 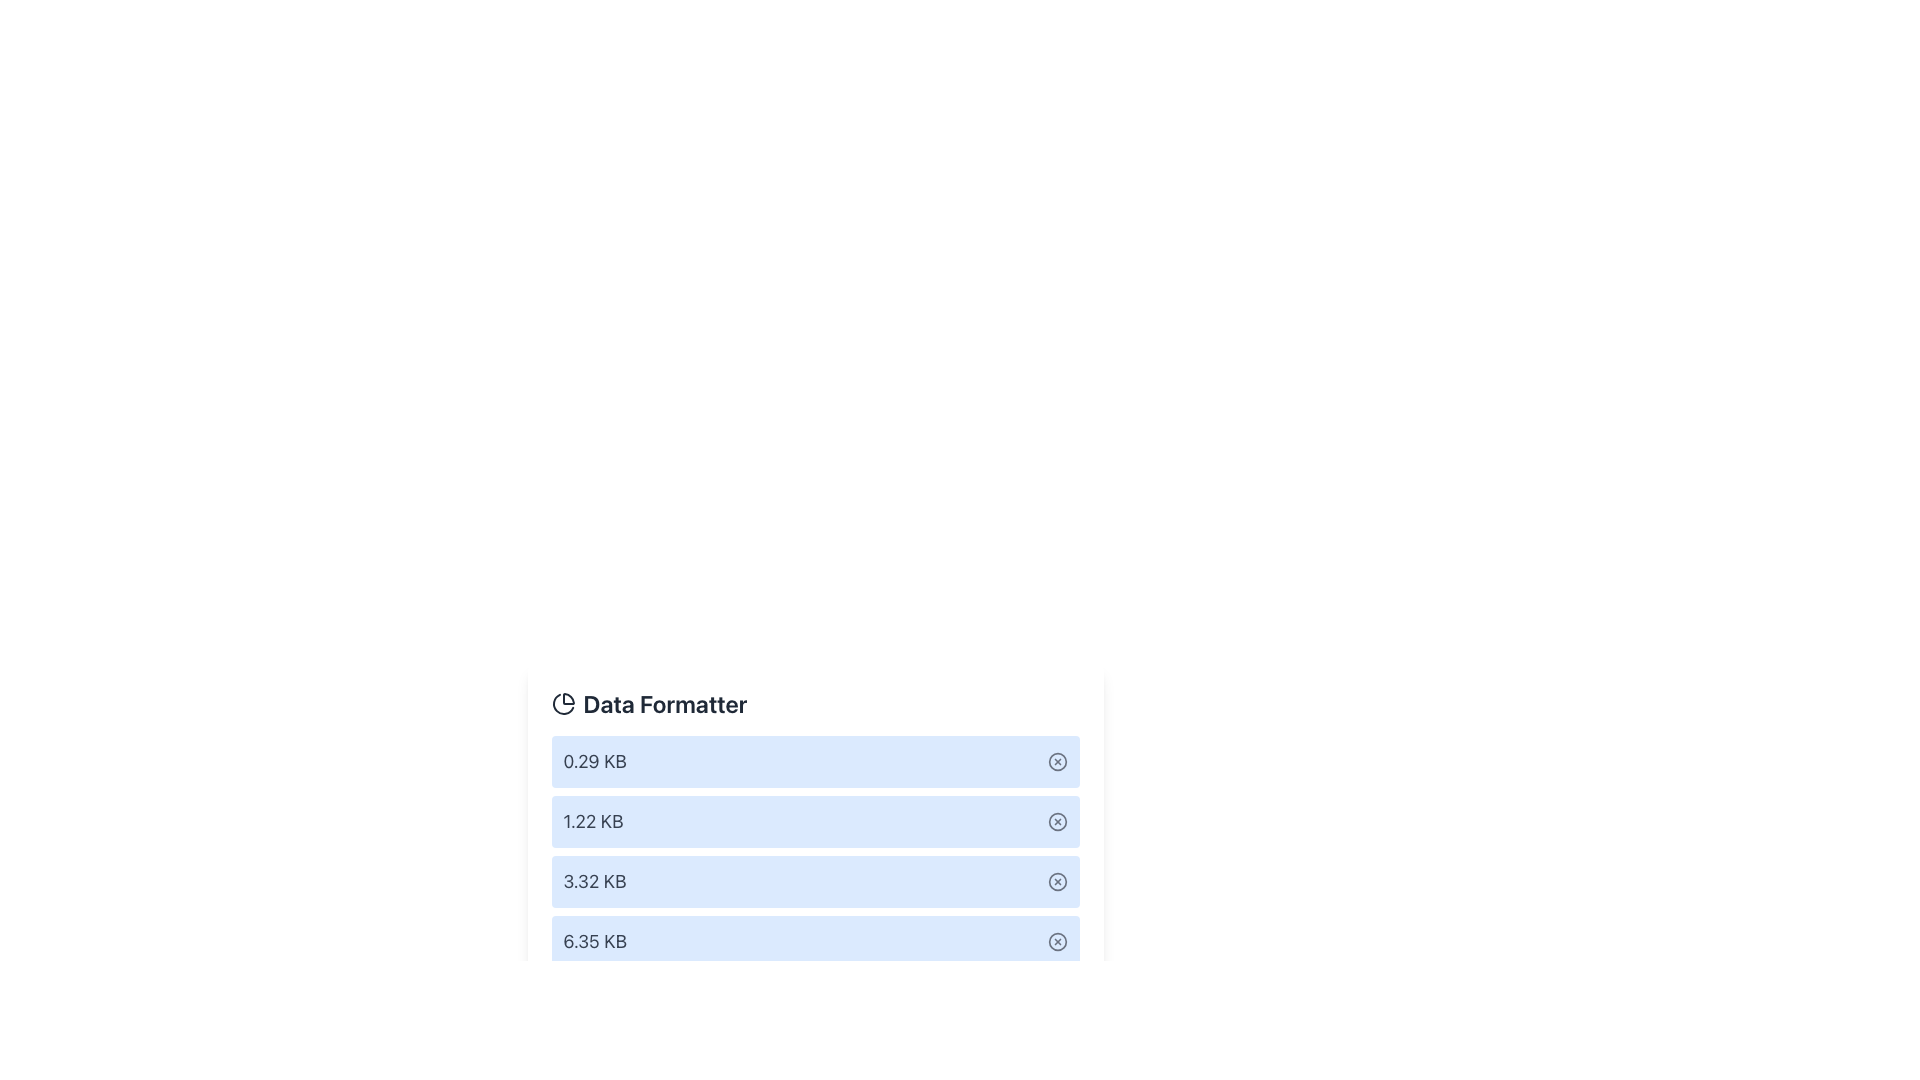 What do you see at coordinates (567, 697) in the screenshot?
I see `the upper-right curve of the pie chart icon, which is characterized by a dark stroke color and is part of a two-segment pie chart` at bounding box center [567, 697].